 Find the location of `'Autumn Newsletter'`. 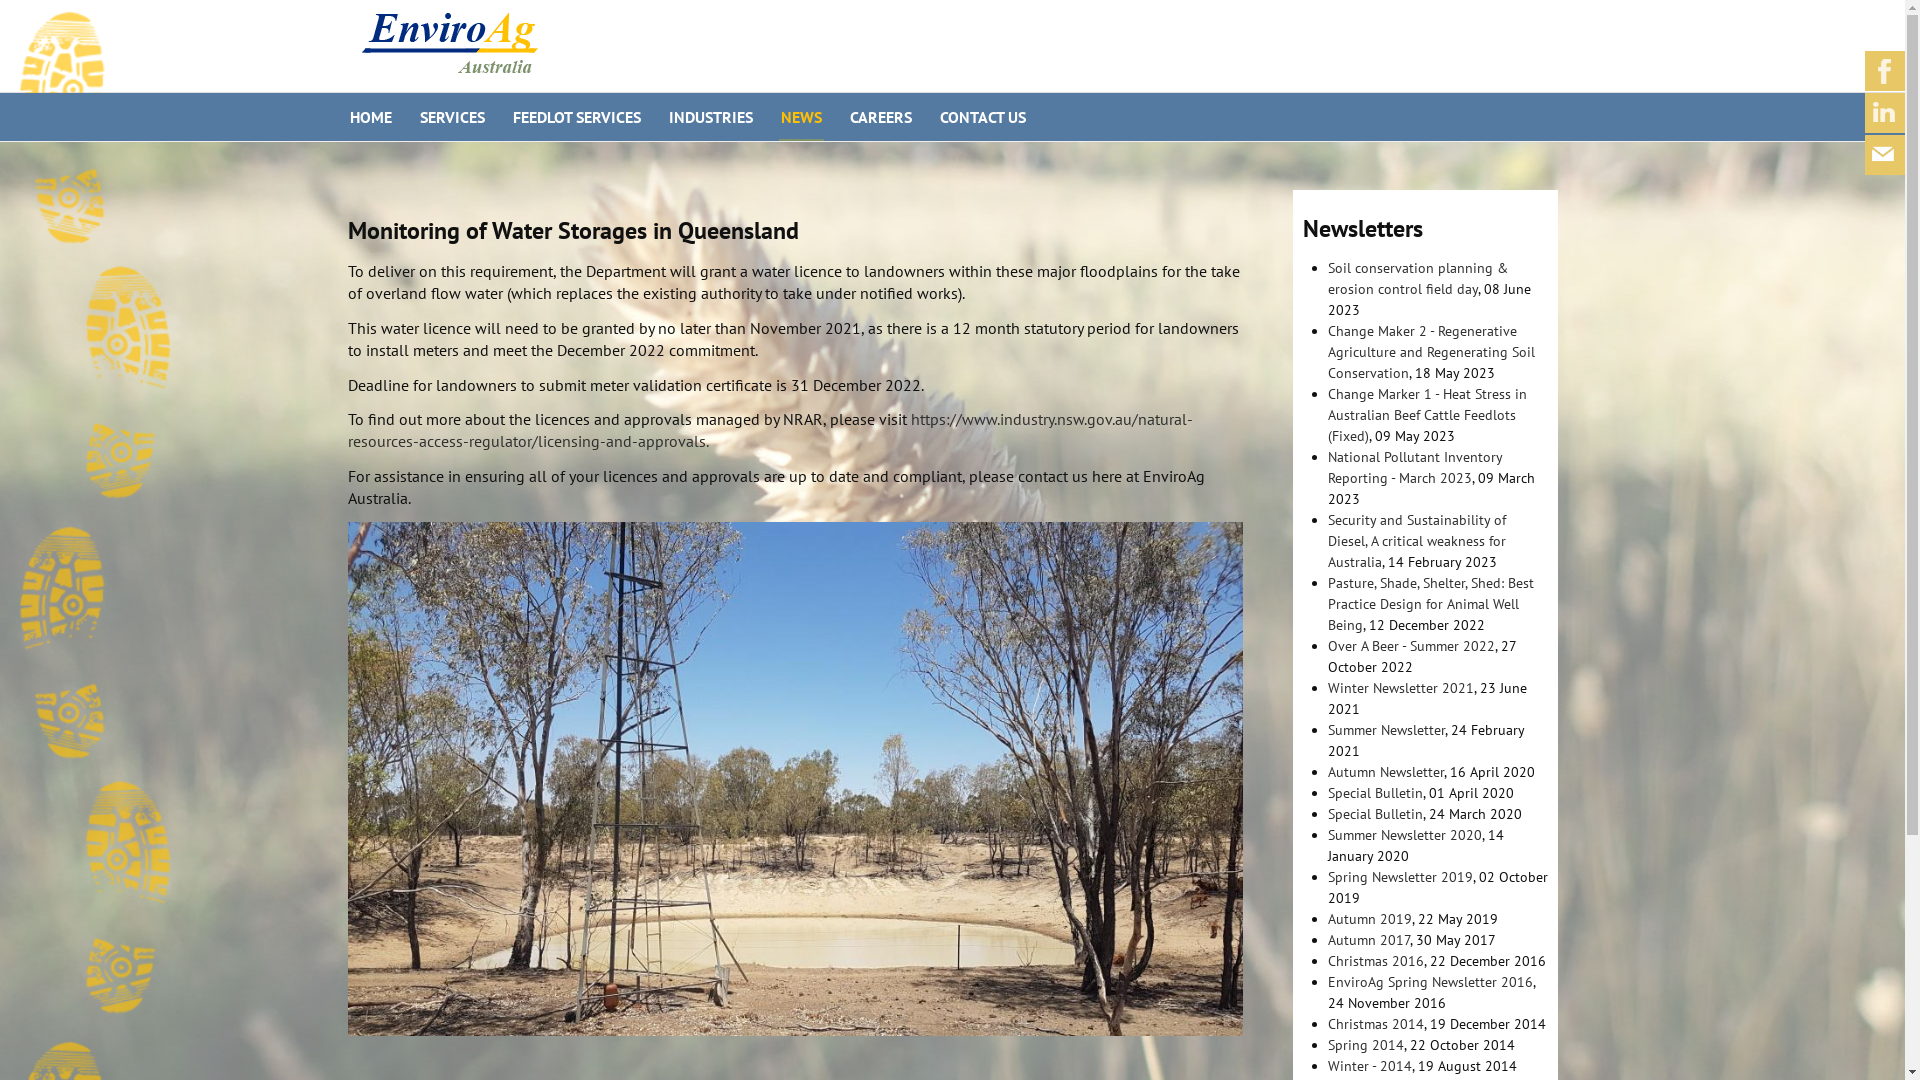

'Autumn Newsletter' is located at coordinates (1385, 770).